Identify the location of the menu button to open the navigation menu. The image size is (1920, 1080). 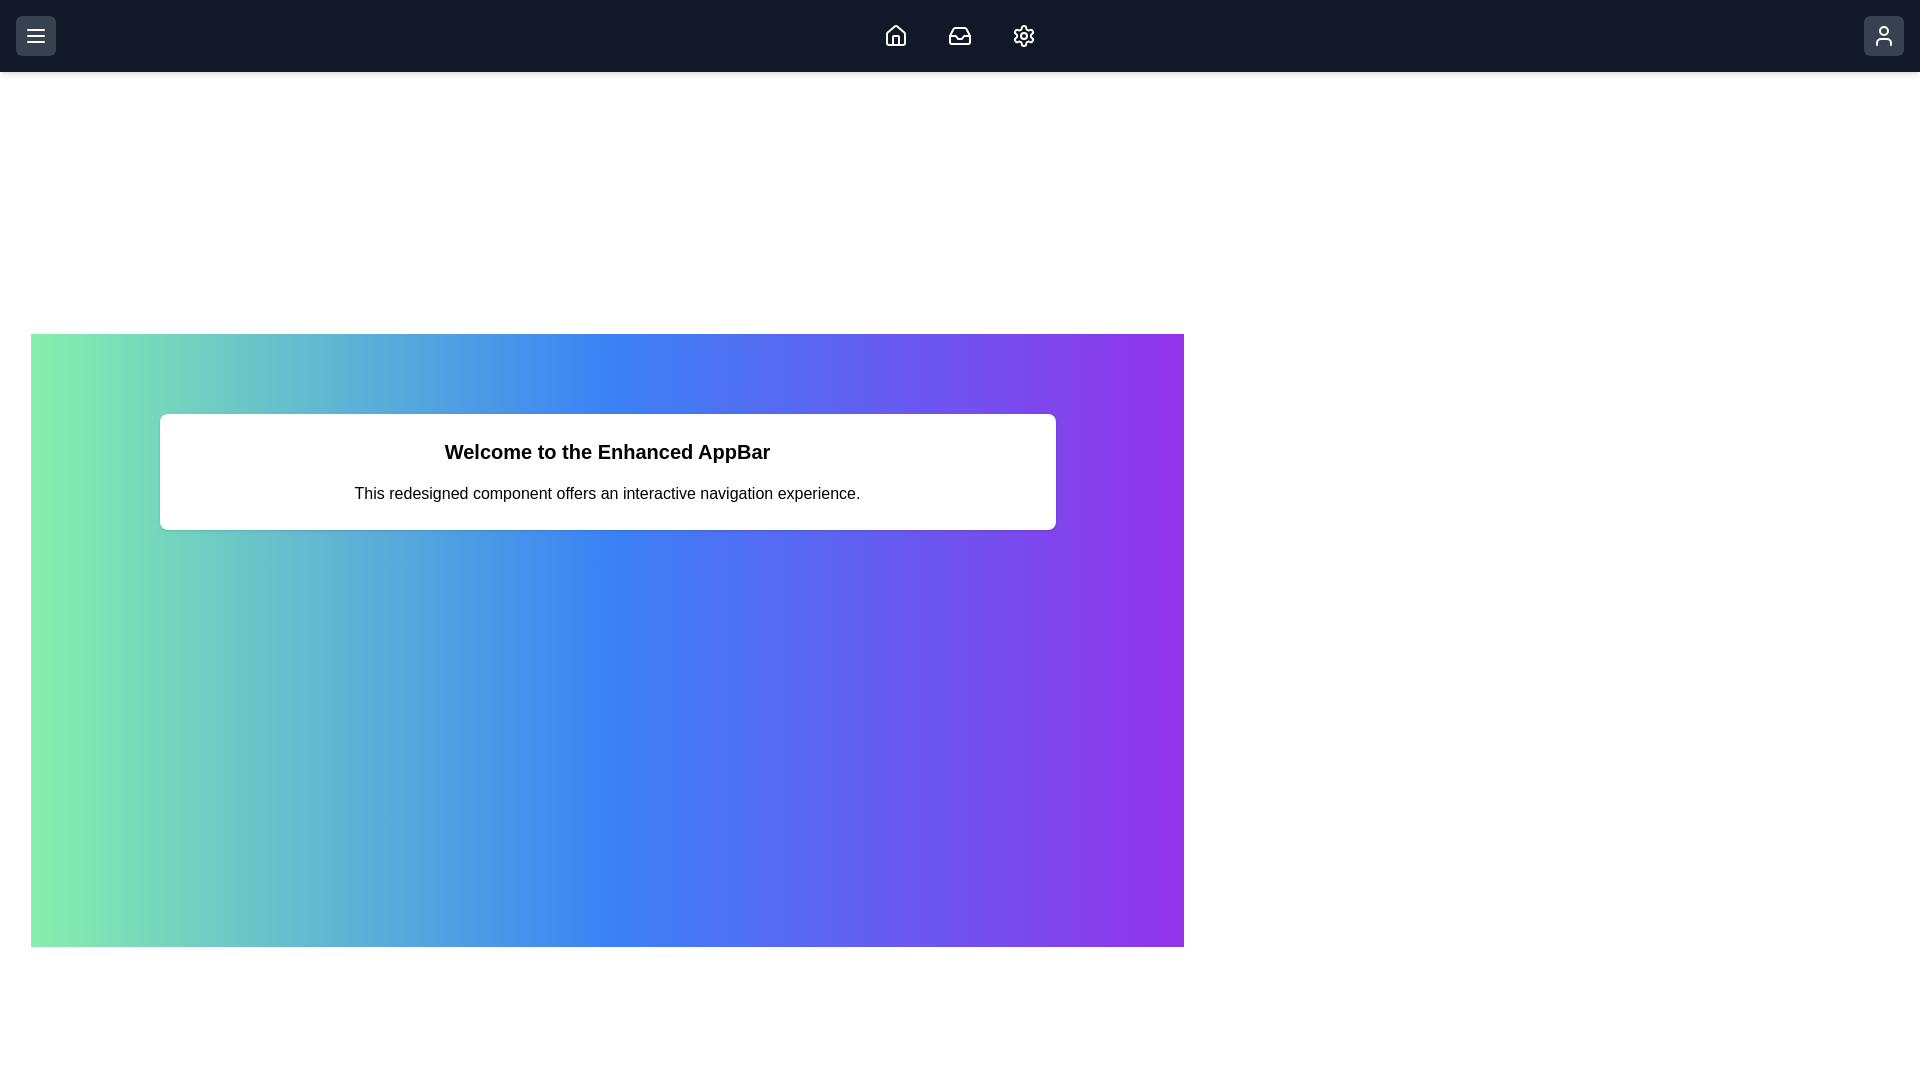
(35, 35).